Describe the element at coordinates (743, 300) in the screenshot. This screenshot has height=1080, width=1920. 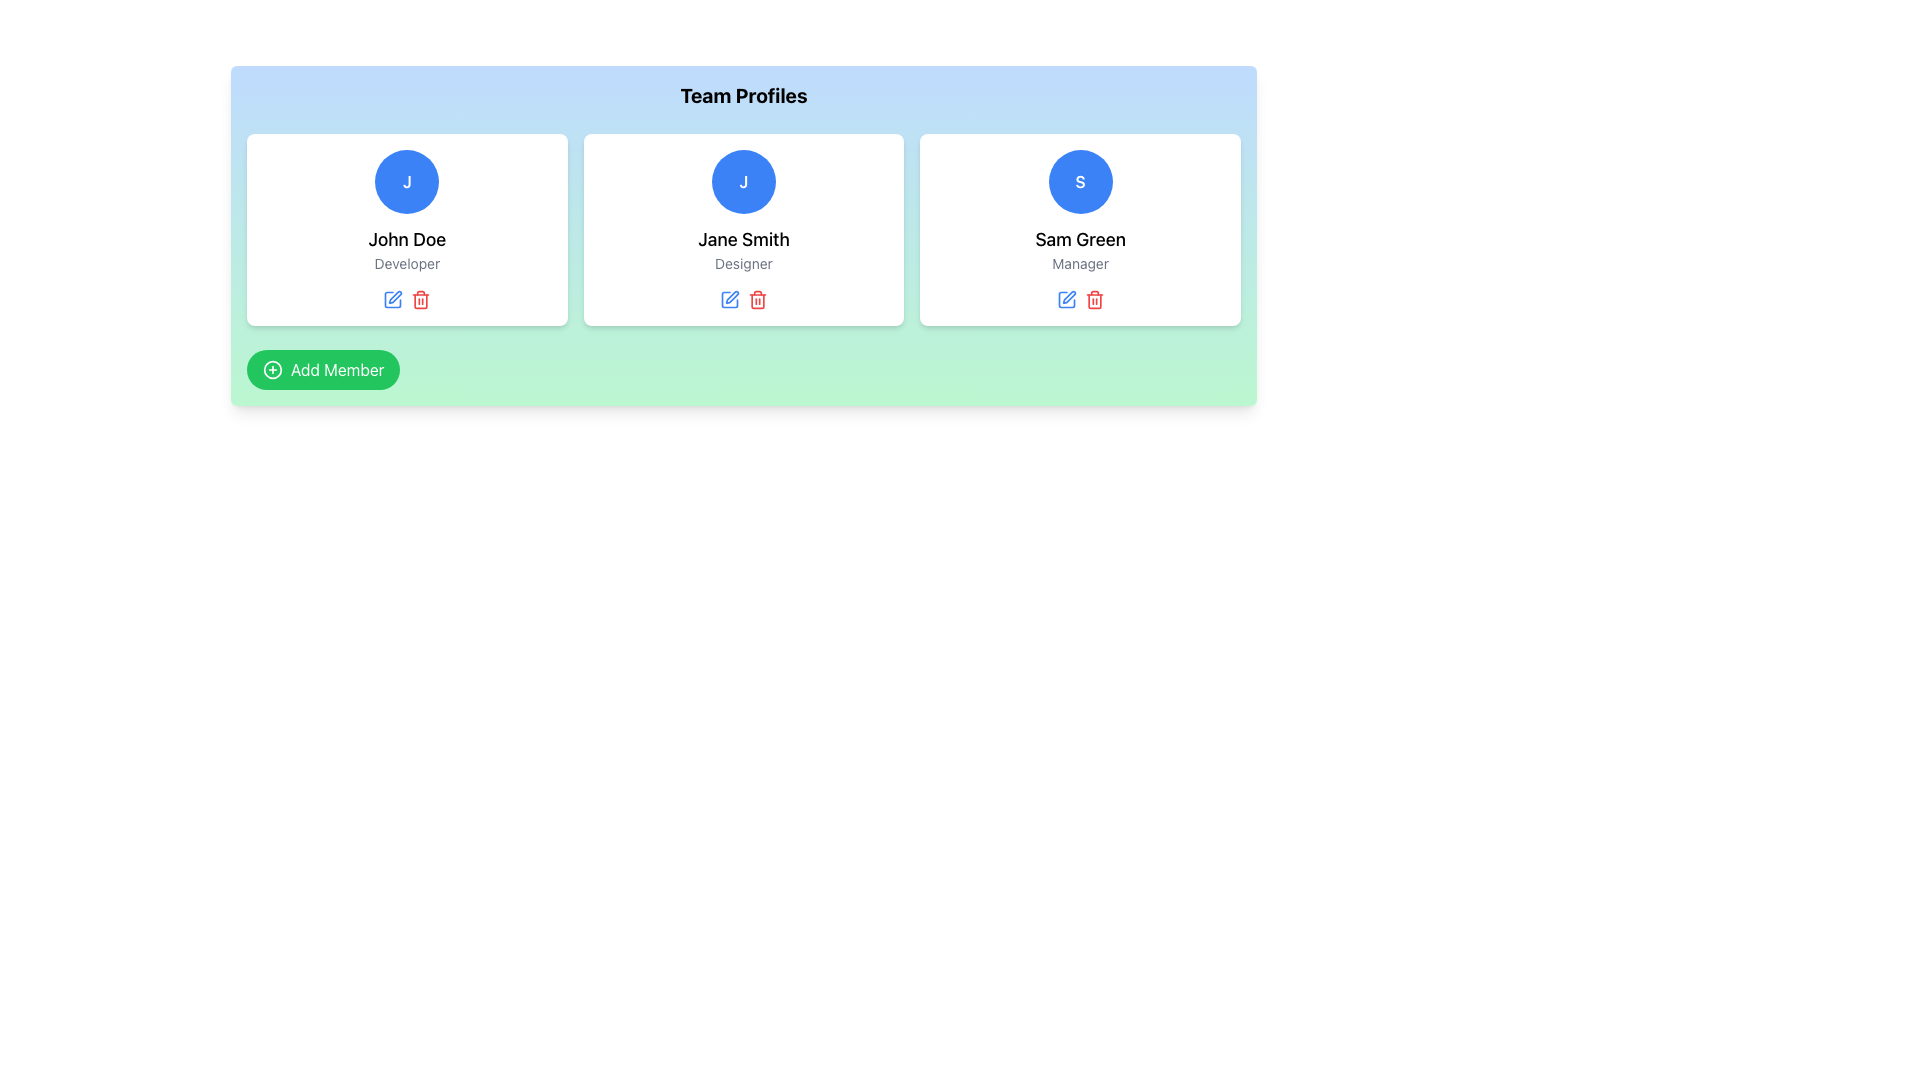
I see `the blue edit icon in the horizontal group of interactive icons located in the center card for 'Jane Smith', positioned just below the 'Designer' text, to initiate editing` at that location.